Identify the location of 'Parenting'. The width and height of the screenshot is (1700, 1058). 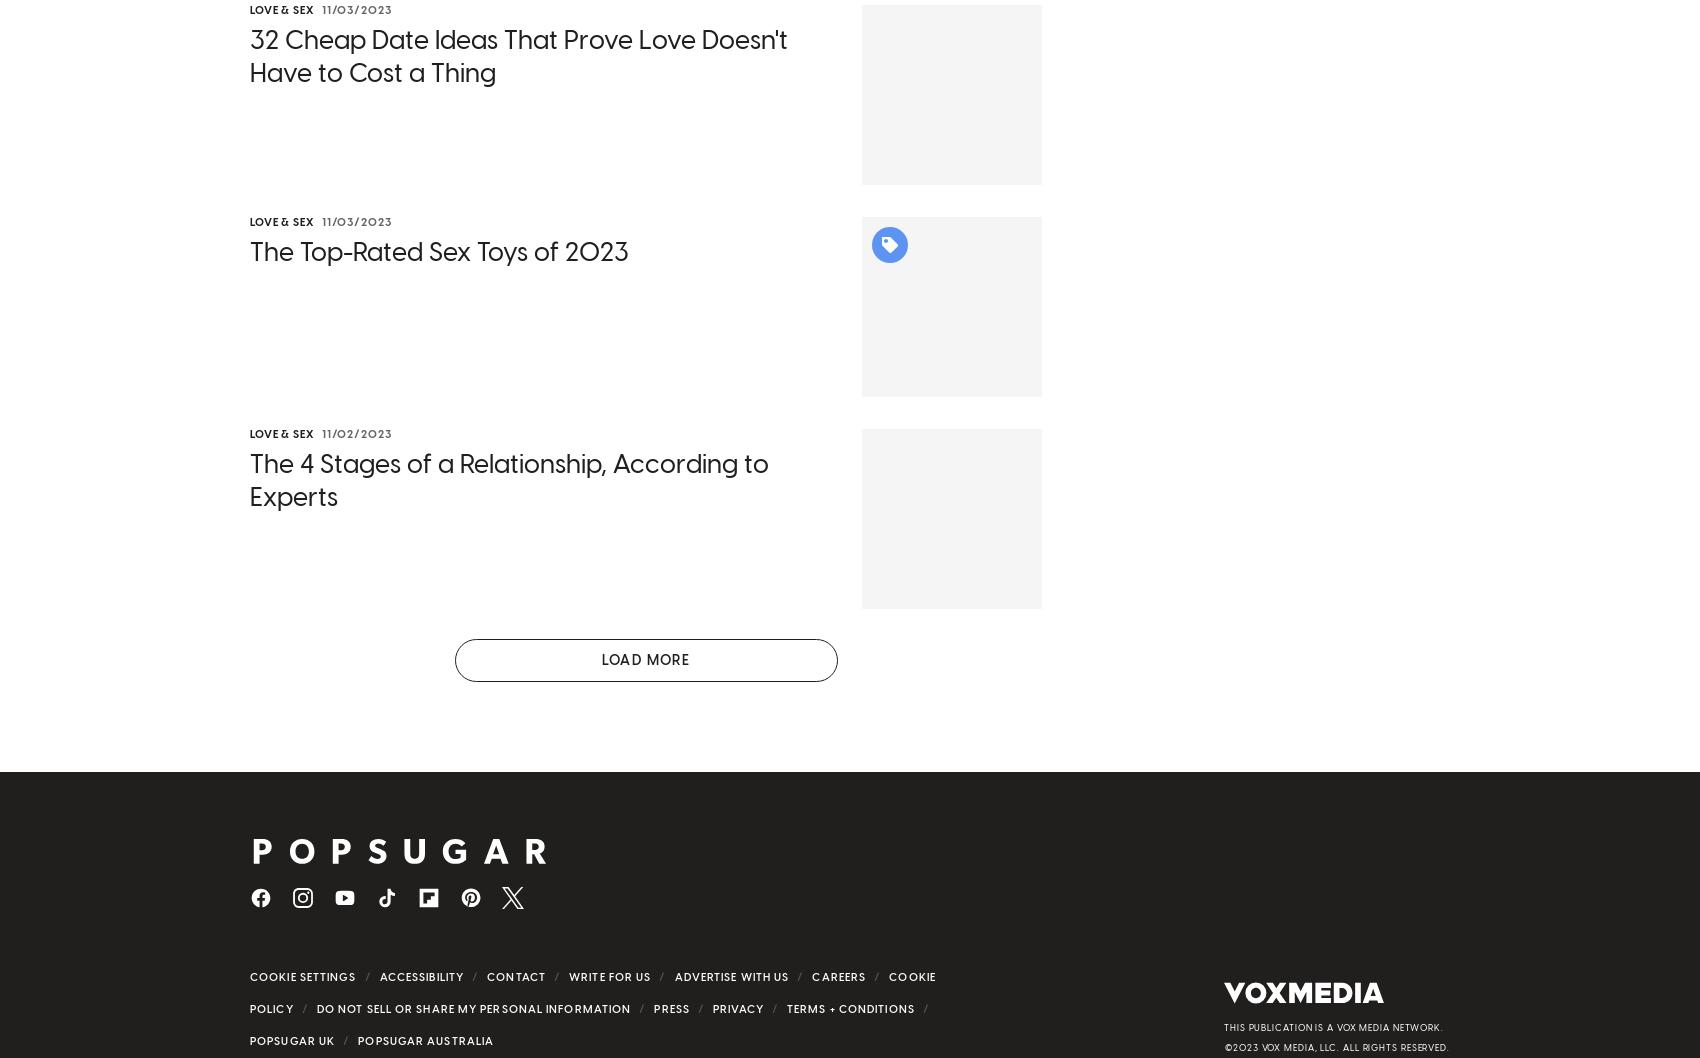
(301, 1032).